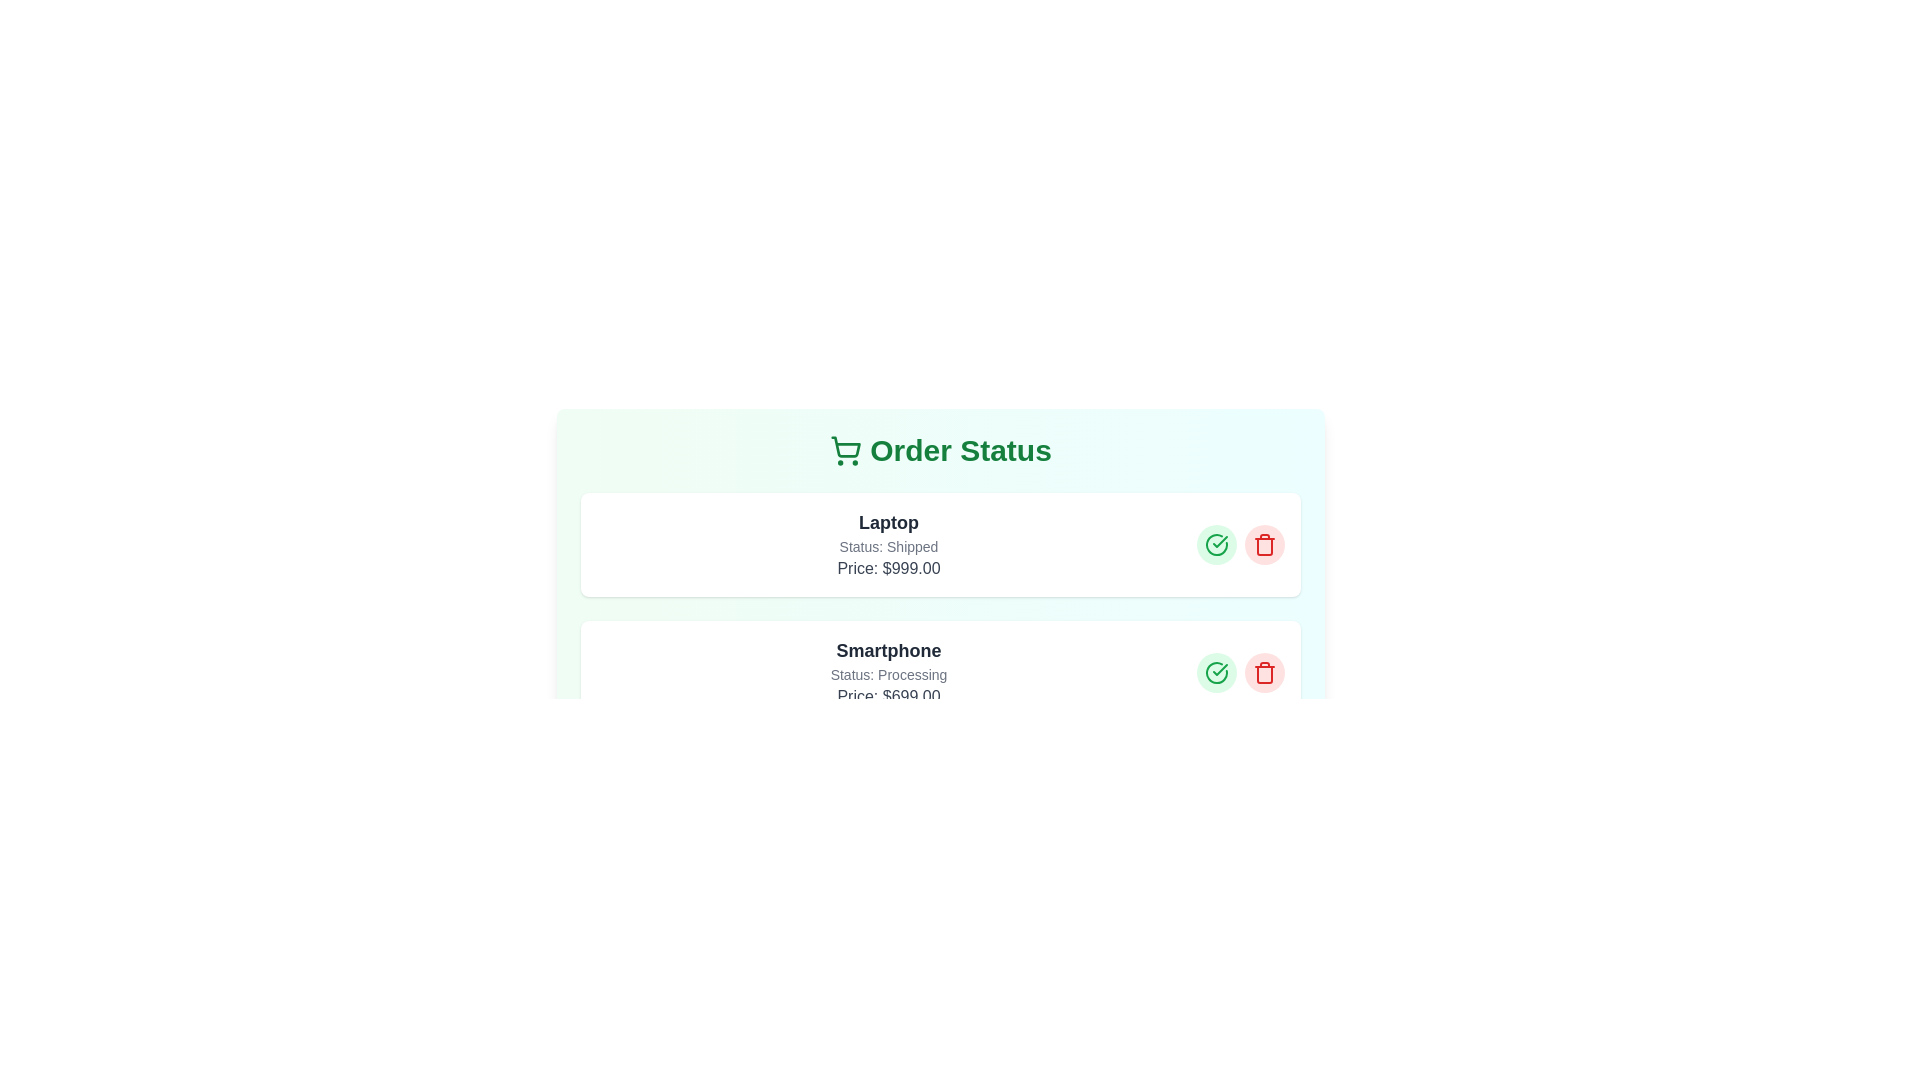  What do you see at coordinates (1216, 544) in the screenshot?
I see `'Mark as Completed' button for the order with item Laptop` at bounding box center [1216, 544].